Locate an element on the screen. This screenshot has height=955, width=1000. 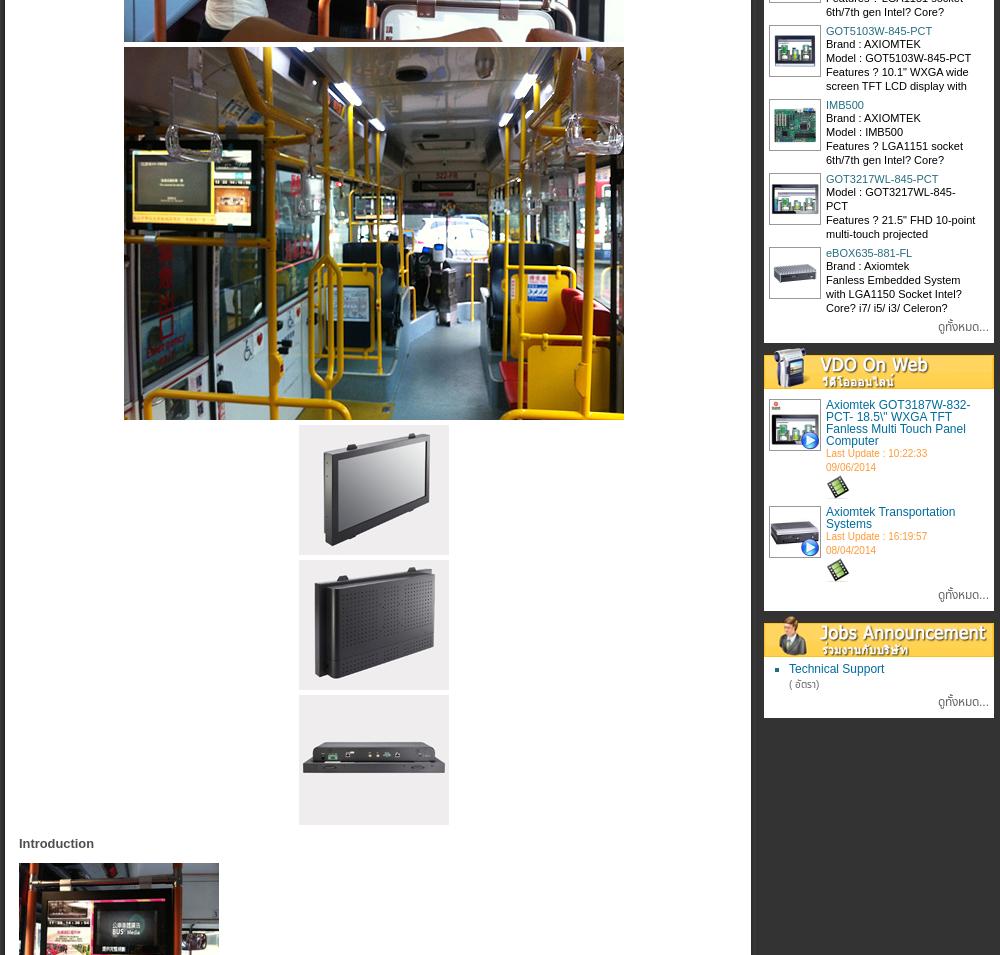
'IMB500' is located at coordinates (843, 103).